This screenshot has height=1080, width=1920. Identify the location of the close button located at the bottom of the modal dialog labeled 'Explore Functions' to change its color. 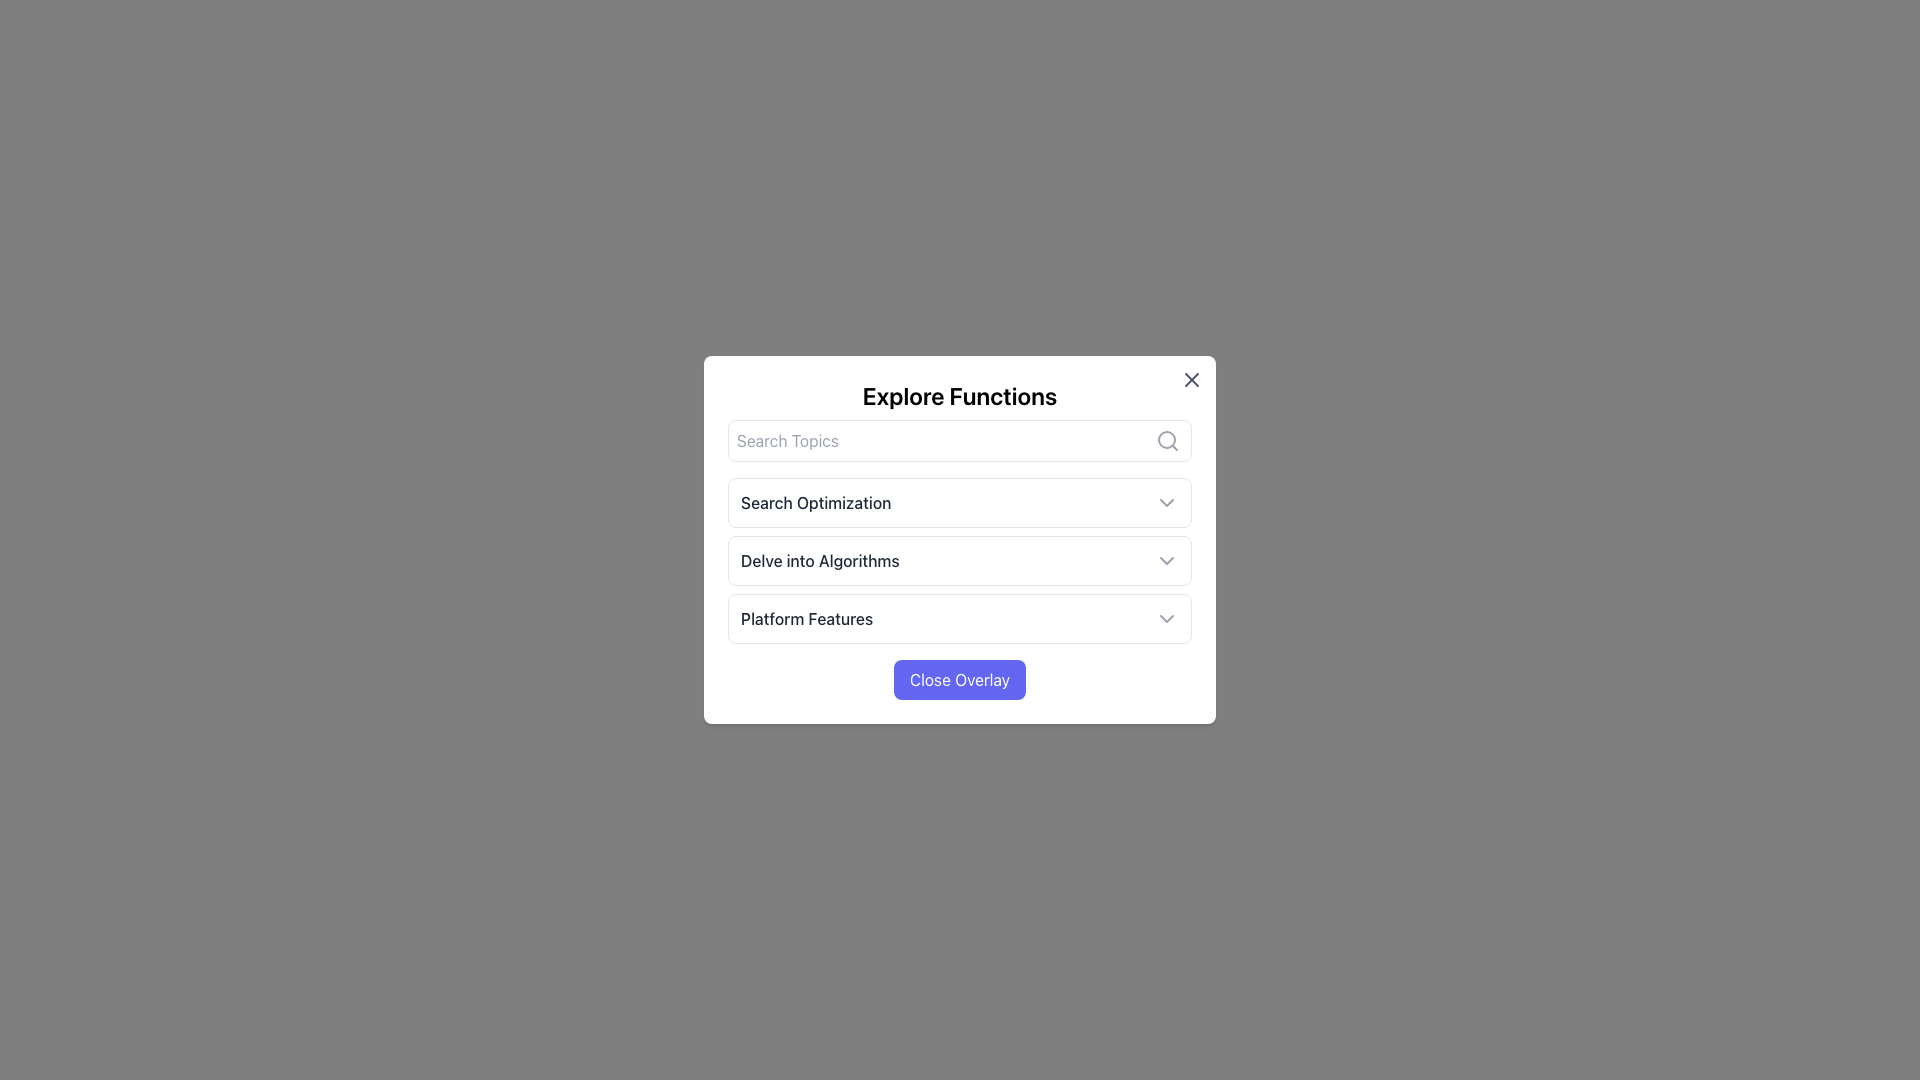
(960, 678).